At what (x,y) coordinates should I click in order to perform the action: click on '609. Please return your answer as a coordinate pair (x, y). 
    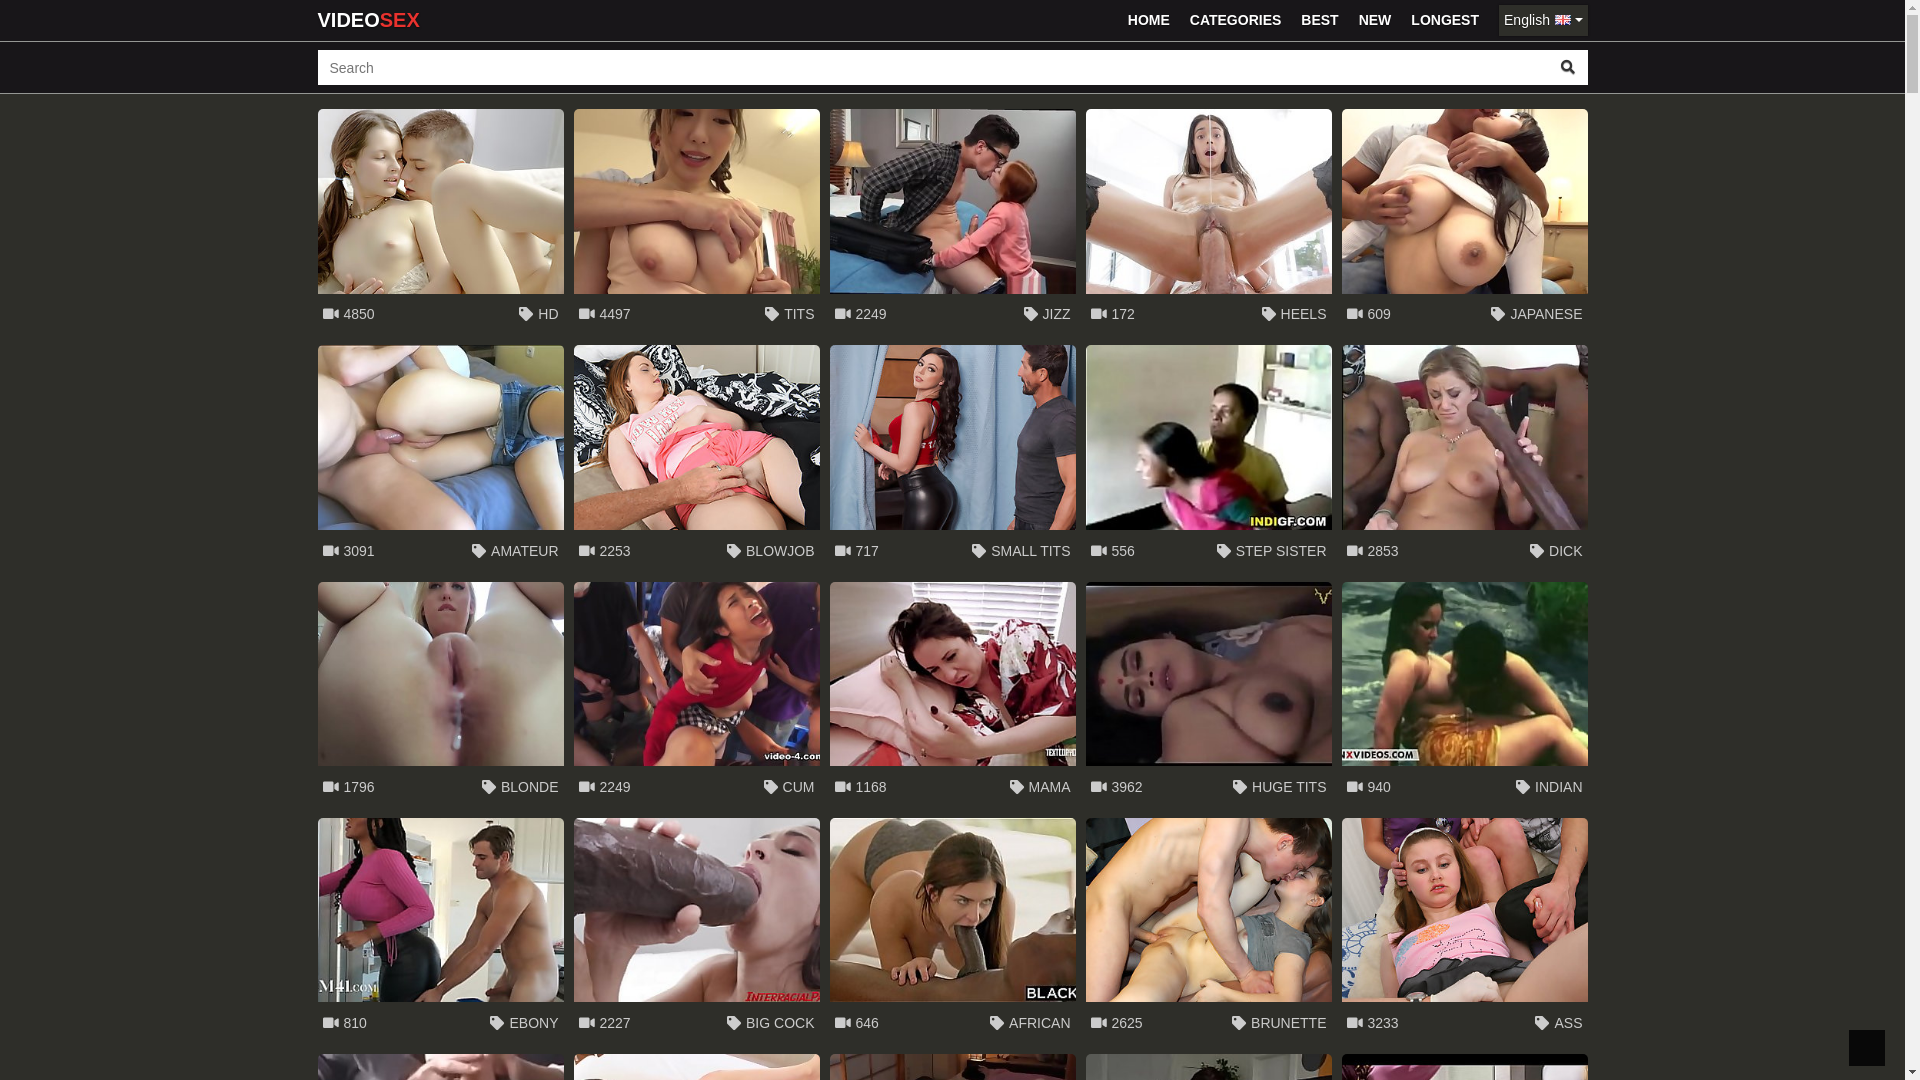
    Looking at the image, I should click on (1464, 222).